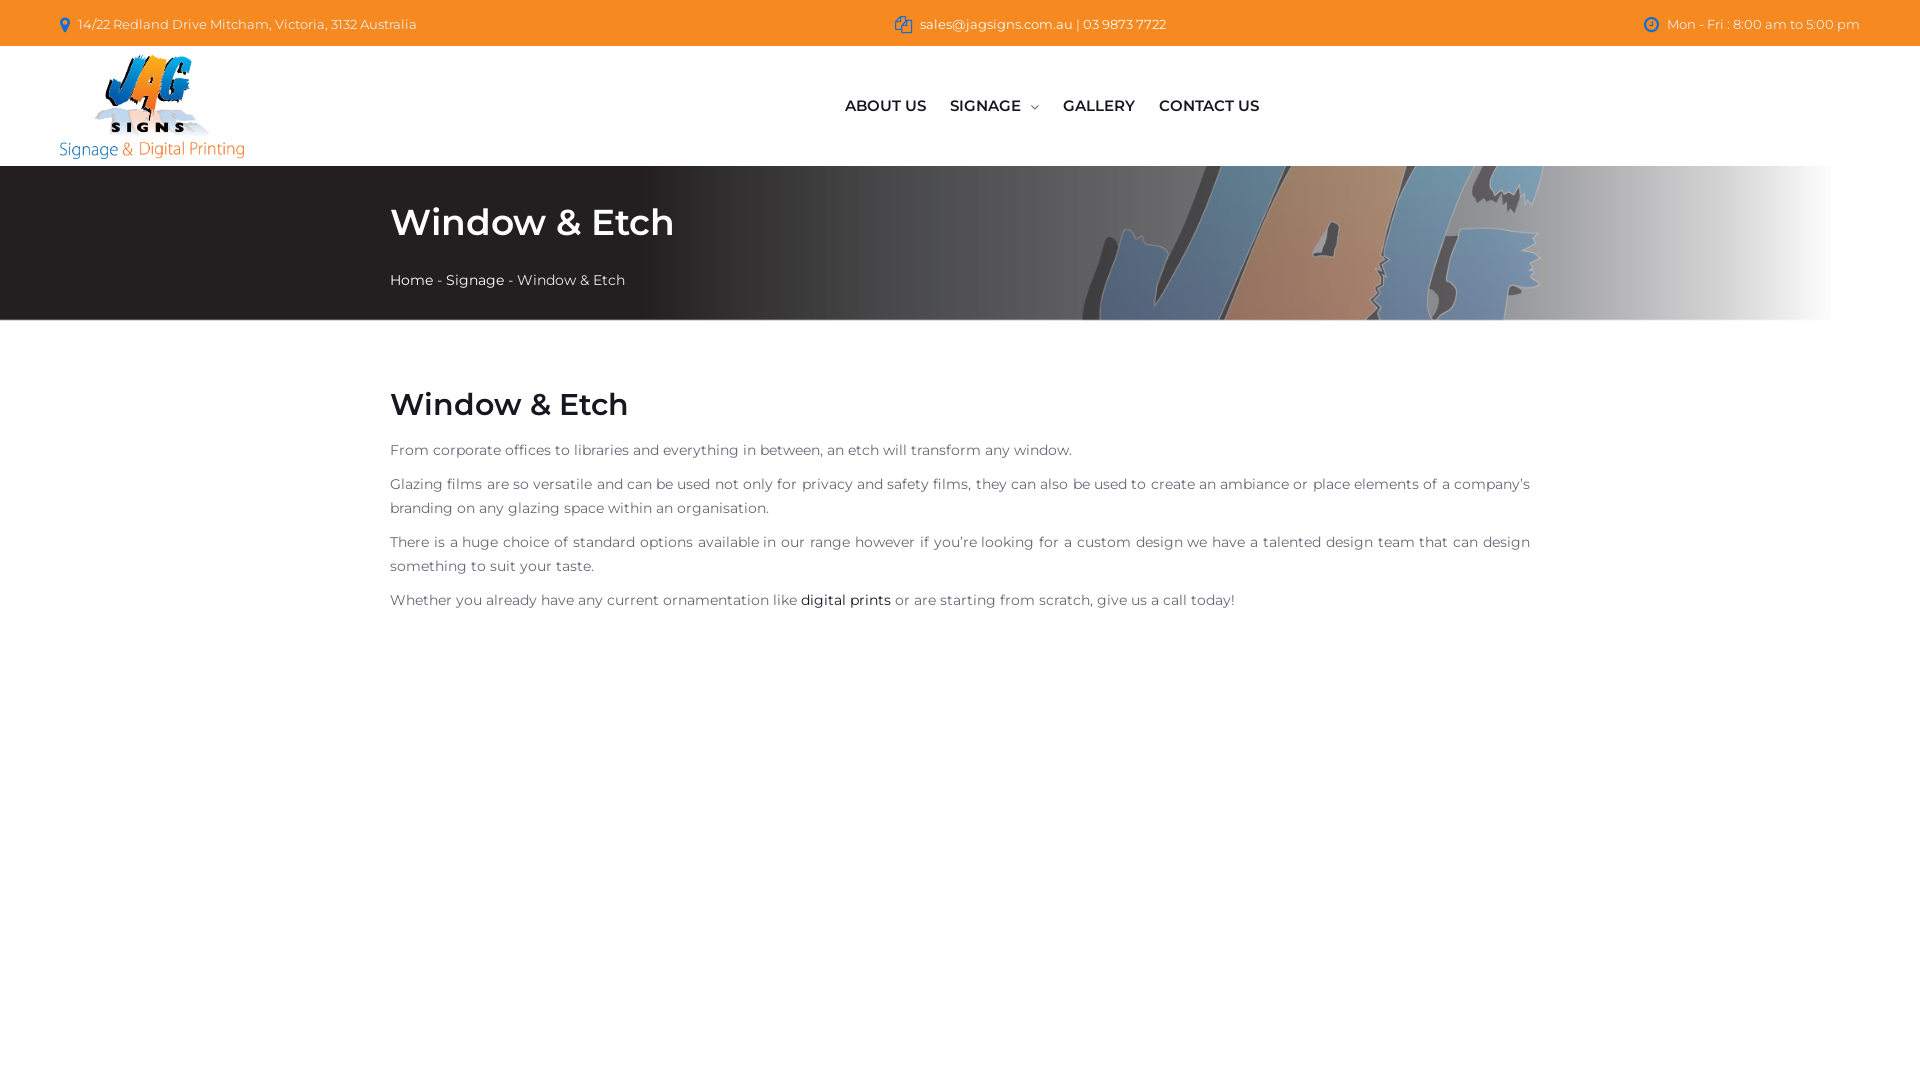 The image size is (1920, 1080). Describe the element at coordinates (1208, 105) in the screenshot. I see `'CONTACT US'` at that location.